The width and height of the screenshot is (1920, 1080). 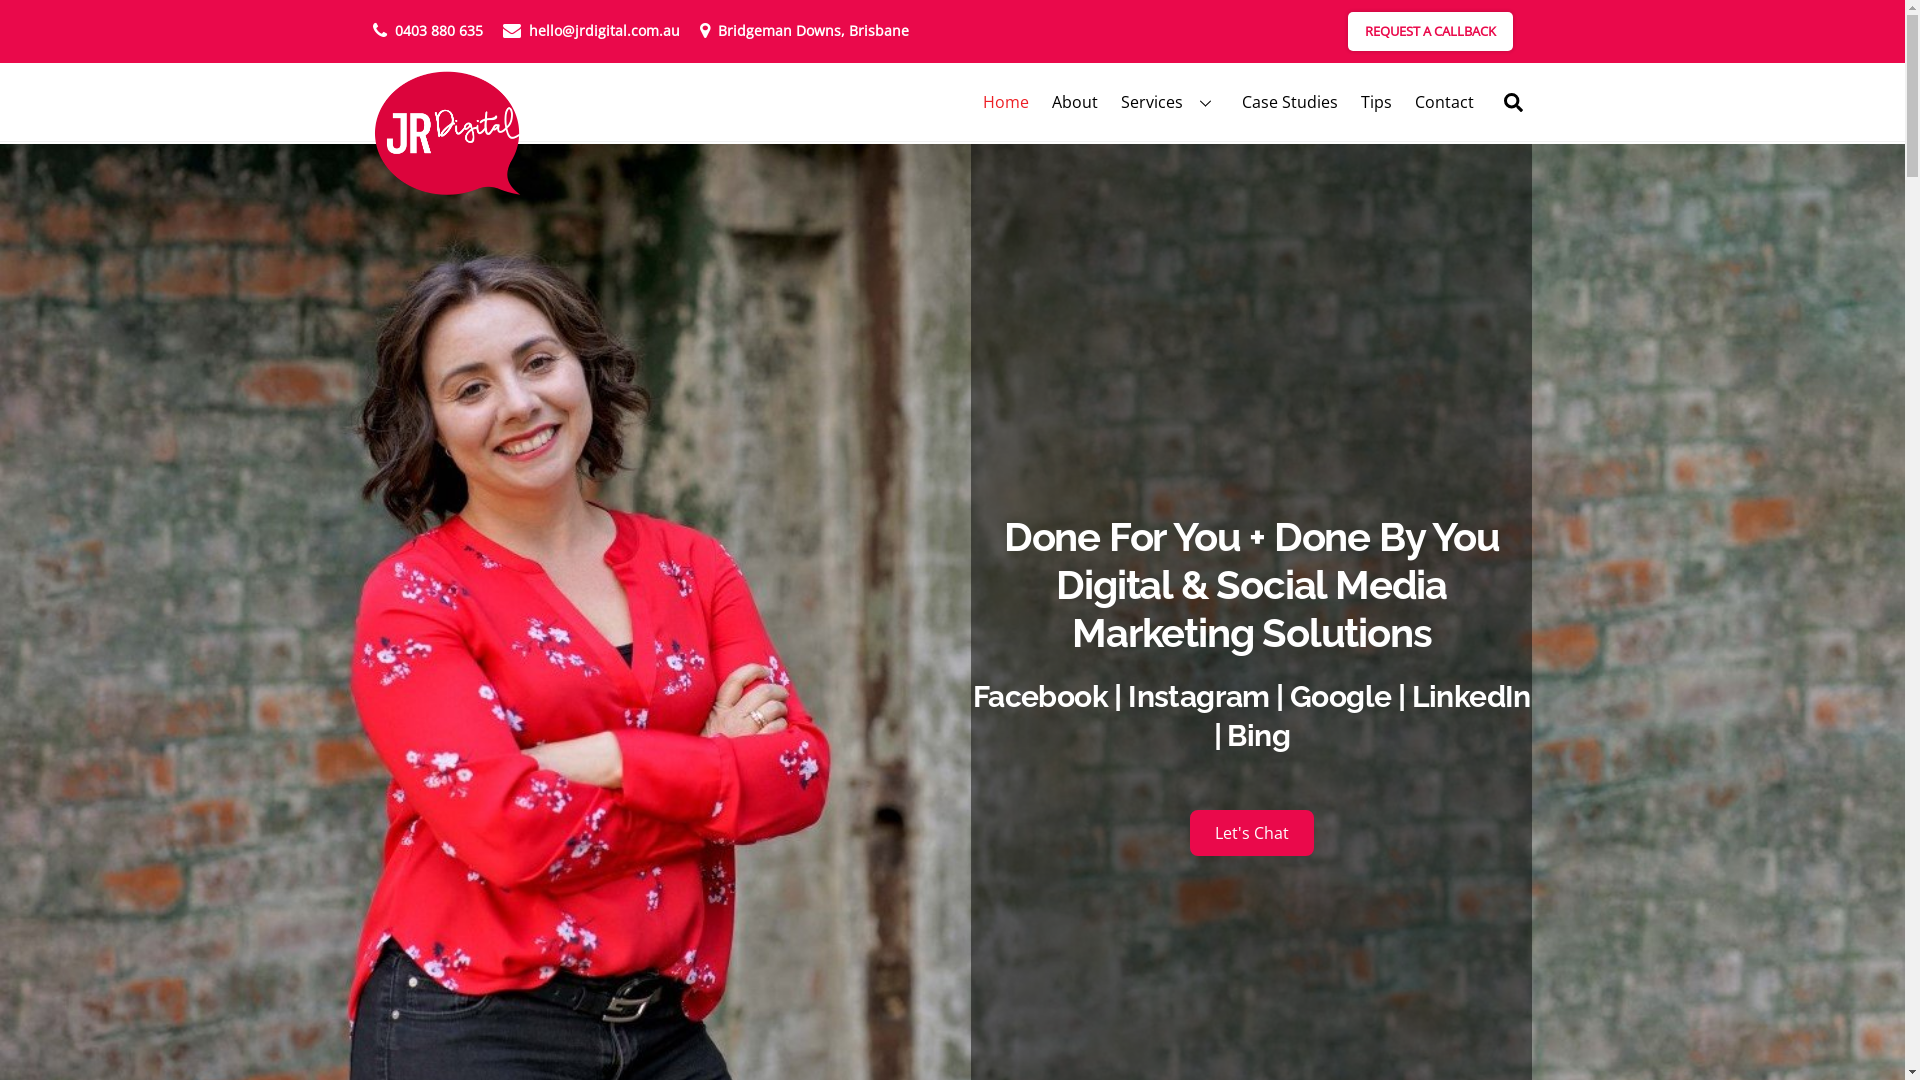 What do you see at coordinates (1169, 101) in the screenshot?
I see `'Services'` at bounding box center [1169, 101].